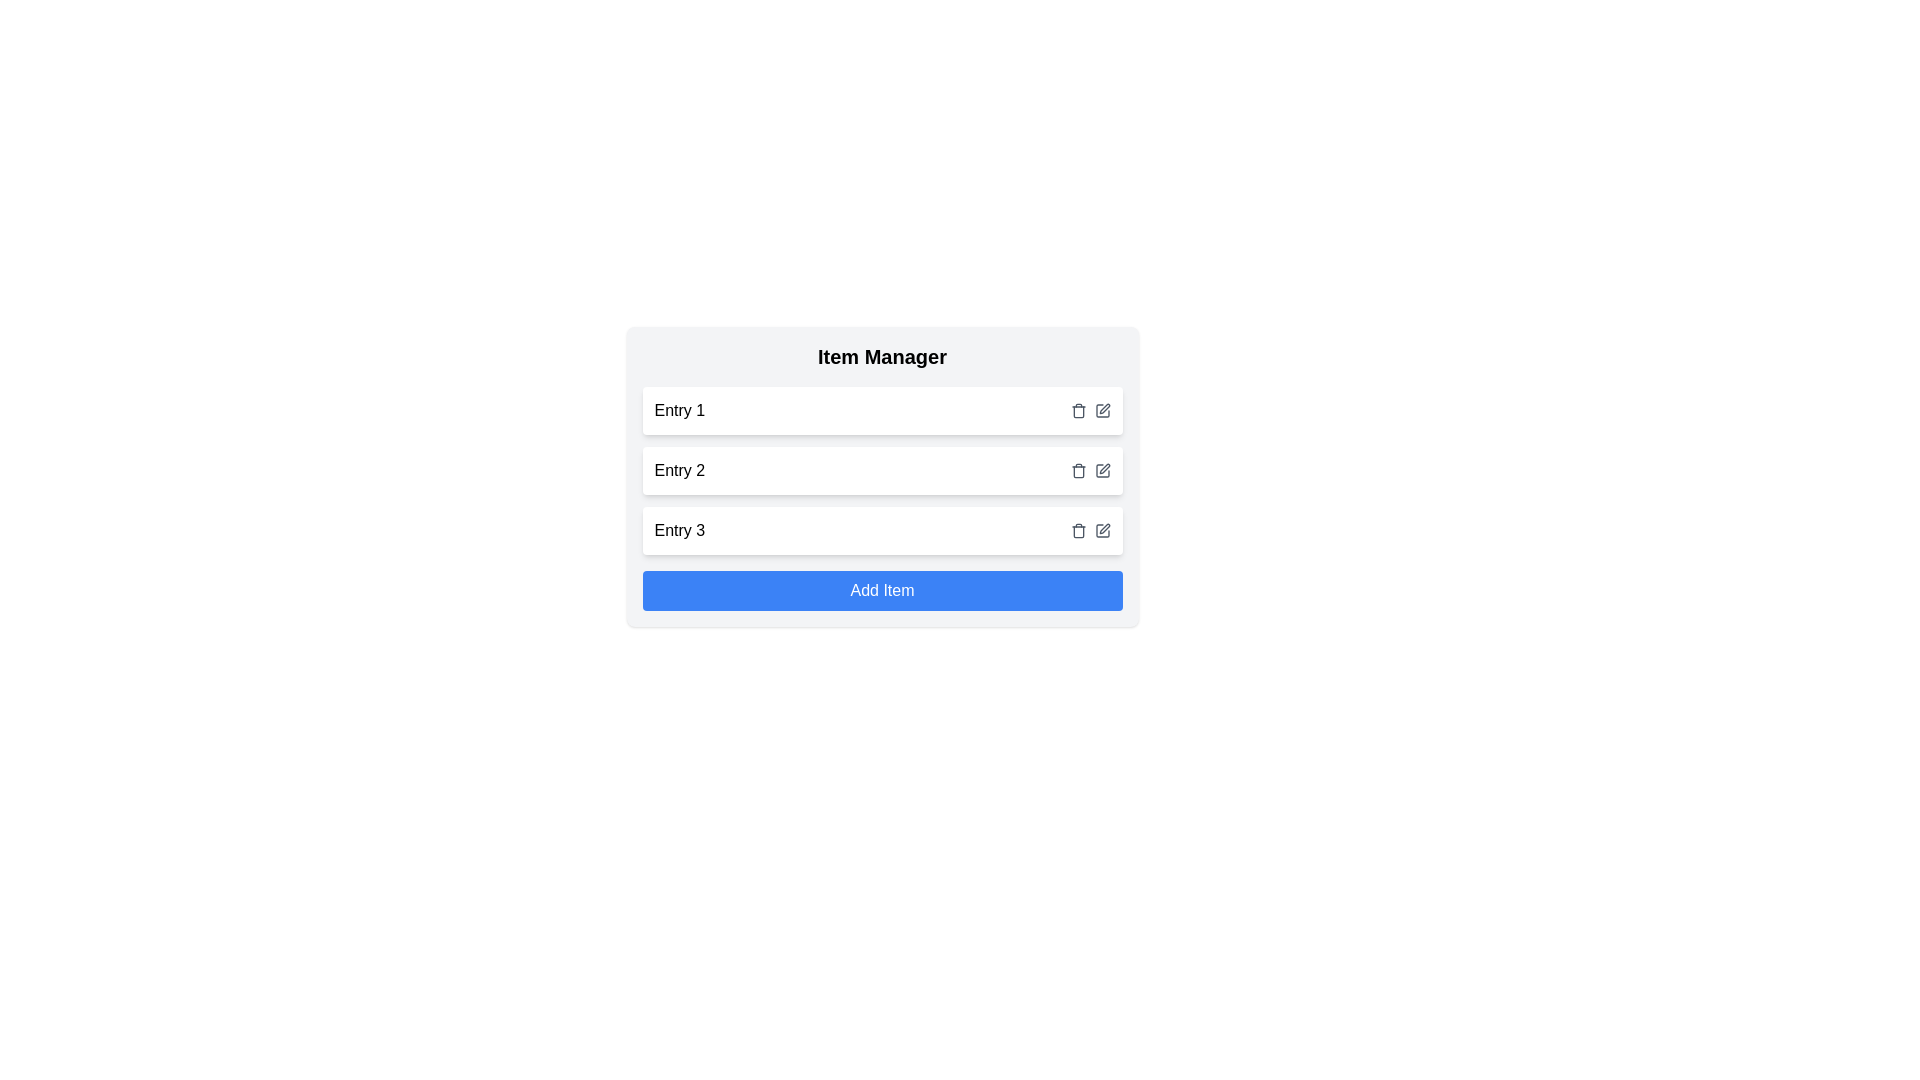 This screenshot has height=1080, width=1920. What do you see at coordinates (881, 356) in the screenshot?
I see `the 'Item Manager' heading to indicate selection` at bounding box center [881, 356].